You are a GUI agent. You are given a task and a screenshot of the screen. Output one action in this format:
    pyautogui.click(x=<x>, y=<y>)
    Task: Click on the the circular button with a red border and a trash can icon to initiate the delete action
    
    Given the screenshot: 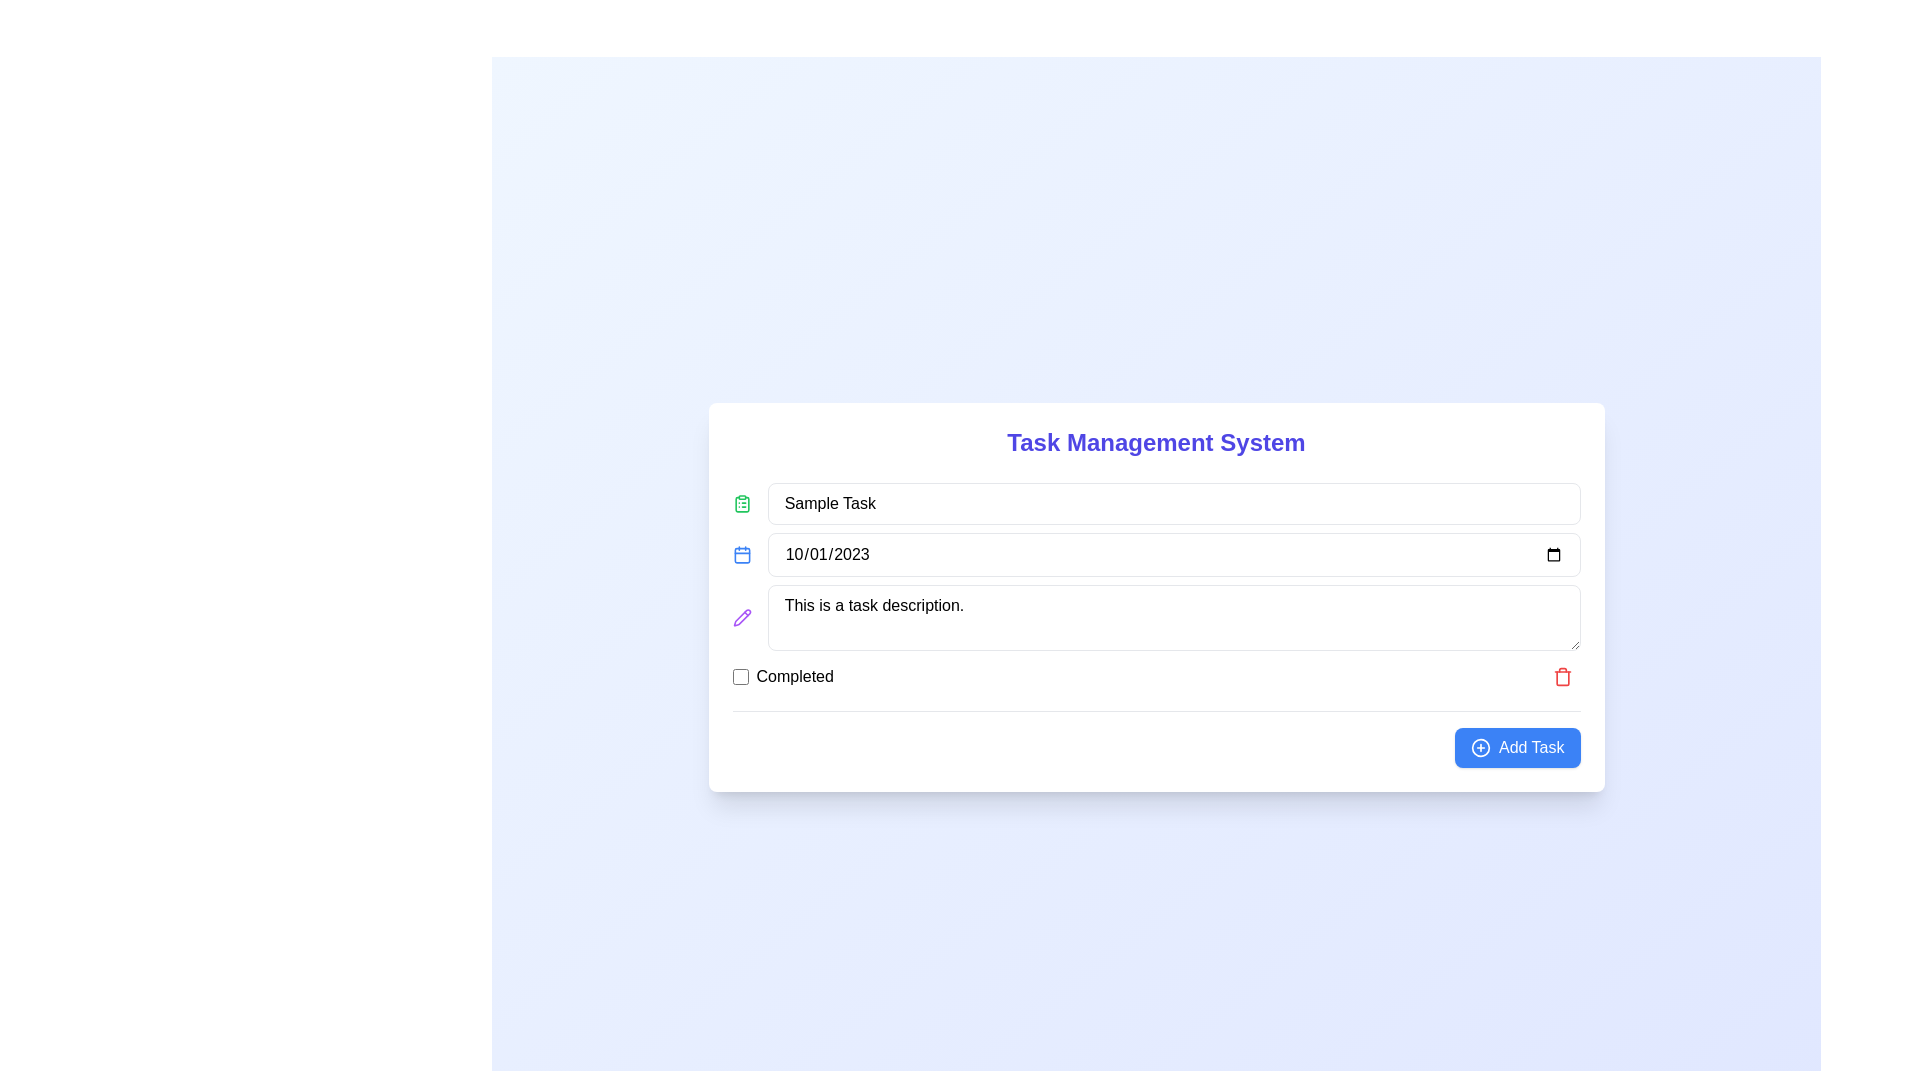 What is the action you would take?
    pyautogui.click(x=1561, y=675)
    